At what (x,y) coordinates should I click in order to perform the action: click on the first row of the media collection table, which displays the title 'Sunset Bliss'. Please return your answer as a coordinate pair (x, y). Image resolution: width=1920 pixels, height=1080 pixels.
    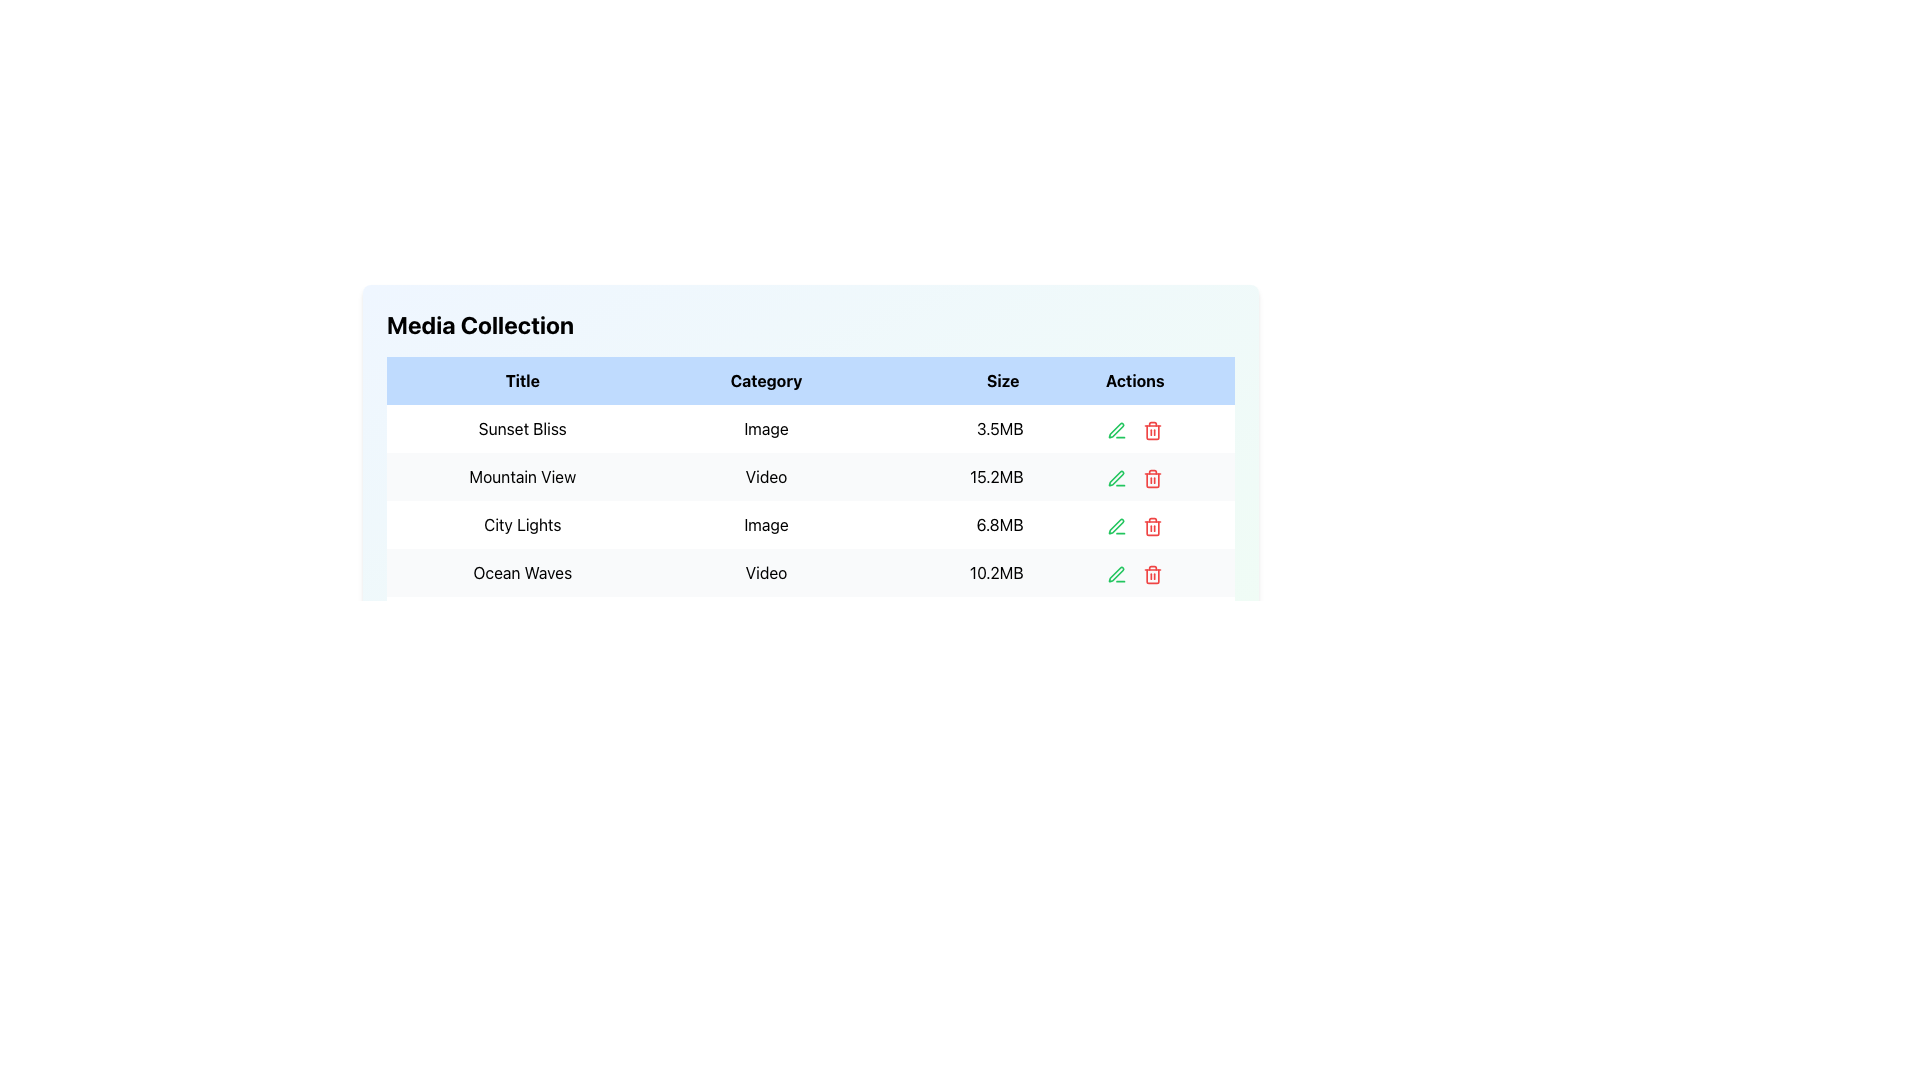
    Looking at the image, I should click on (811, 427).